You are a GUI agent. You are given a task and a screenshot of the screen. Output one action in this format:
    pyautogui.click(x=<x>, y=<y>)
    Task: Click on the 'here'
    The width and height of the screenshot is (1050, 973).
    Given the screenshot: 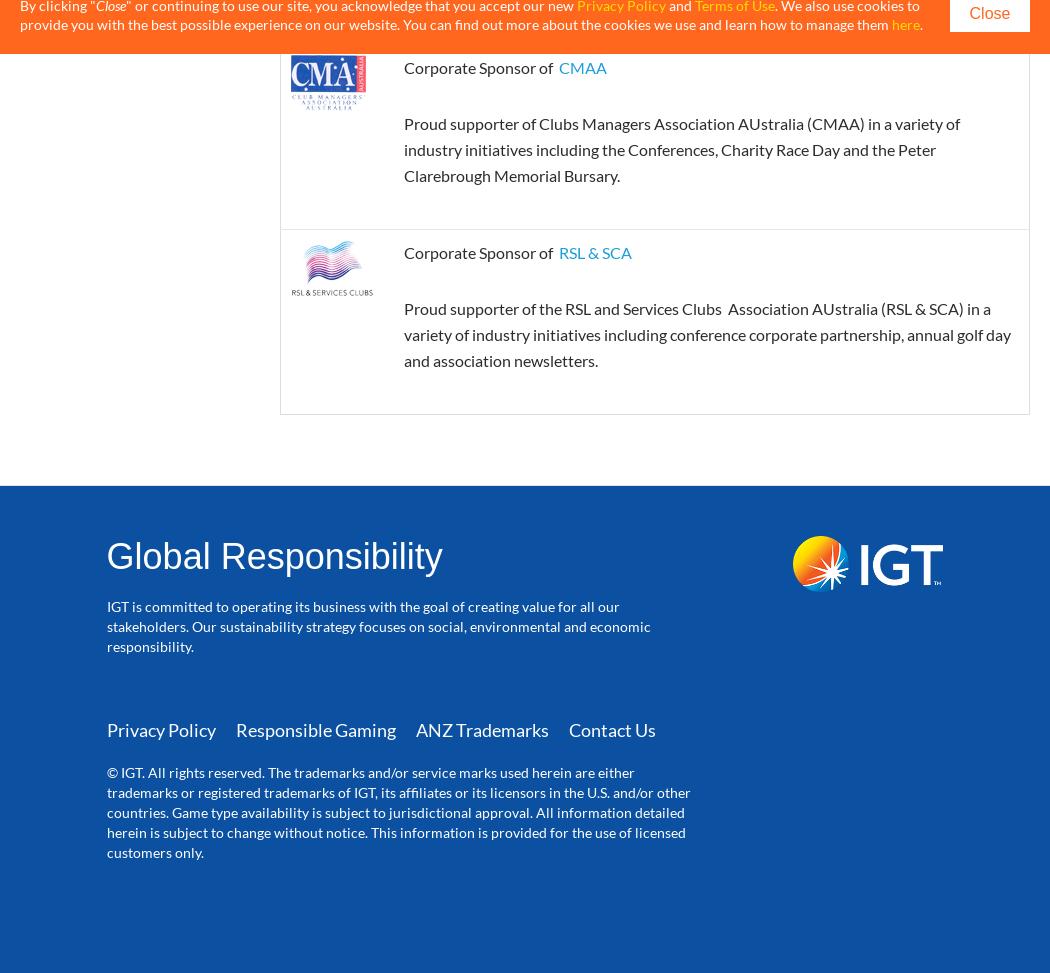 What is the action you would take?
    pyautogui.click(x=906, y=24)
    